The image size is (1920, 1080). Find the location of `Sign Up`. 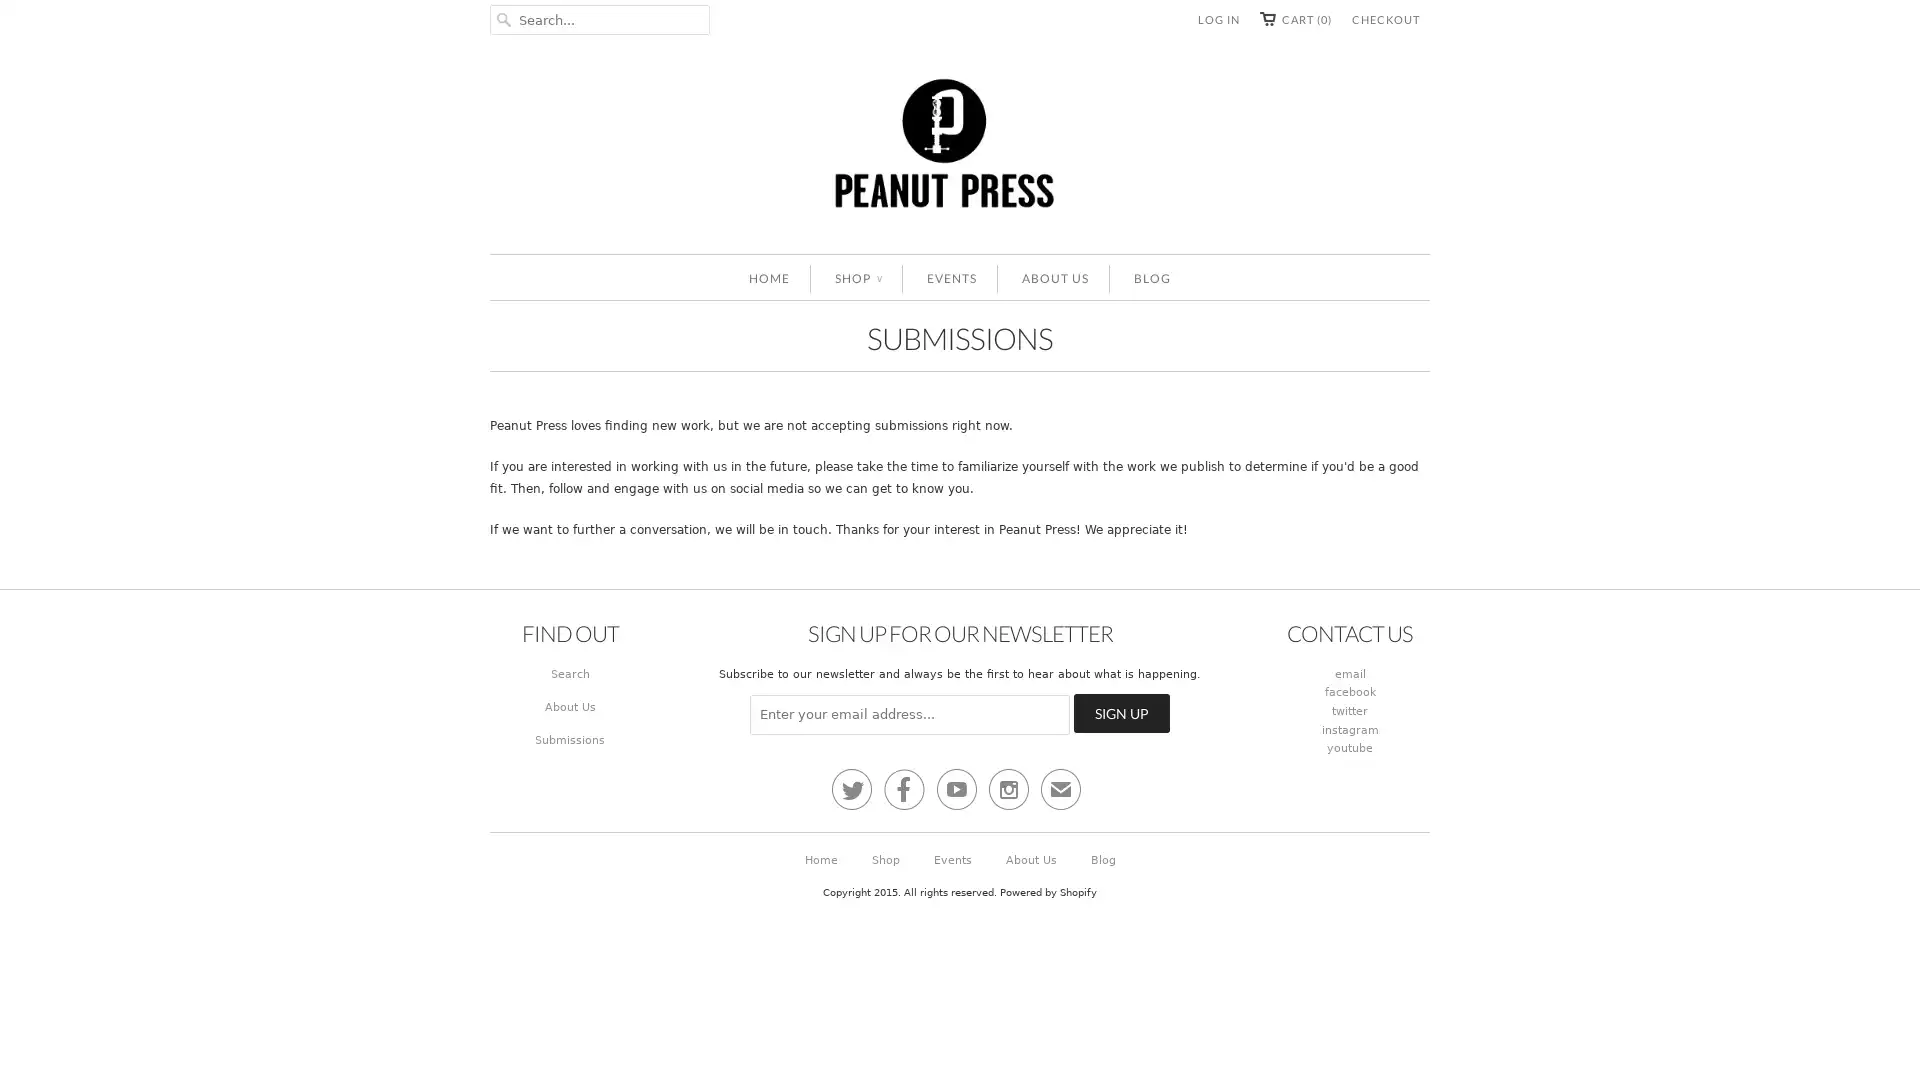

Sign Up is located at coordinates (1123, 712).